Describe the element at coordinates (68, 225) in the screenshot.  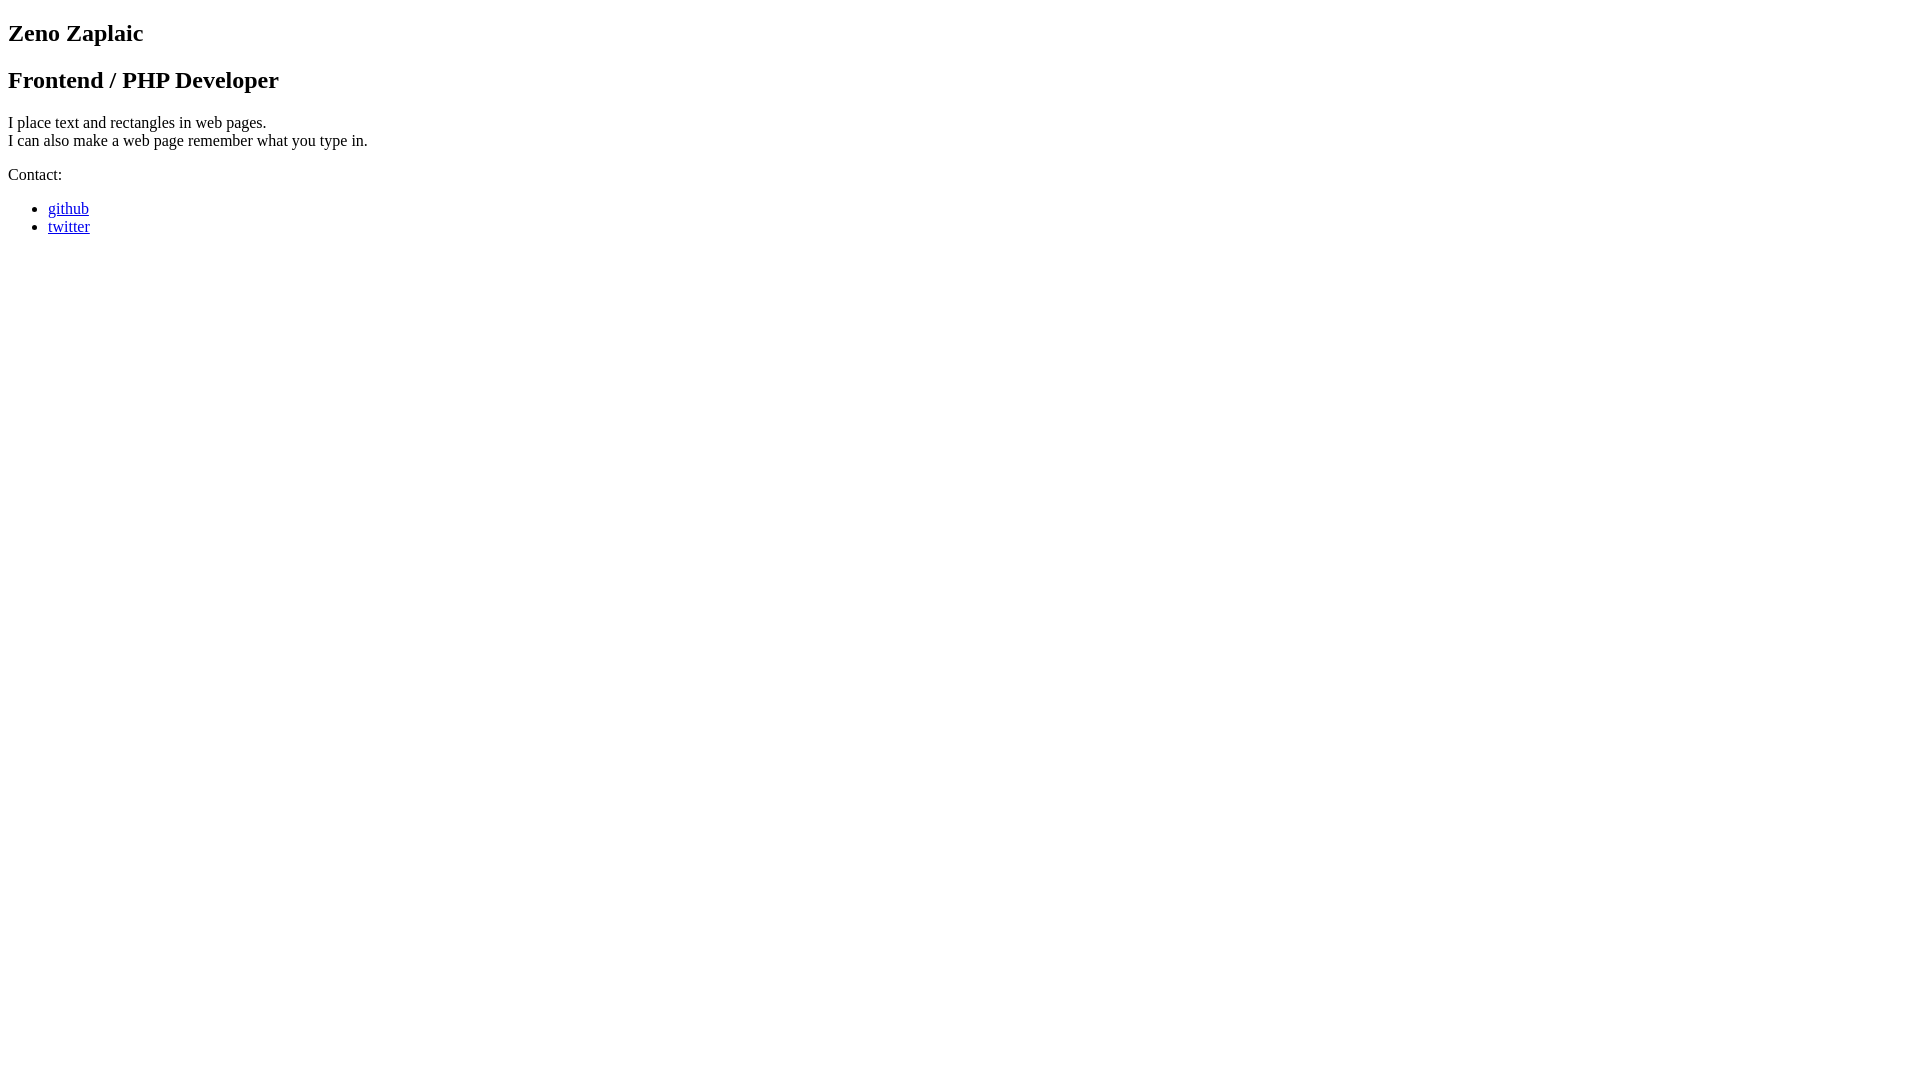
I see `'twitter'` at that location.